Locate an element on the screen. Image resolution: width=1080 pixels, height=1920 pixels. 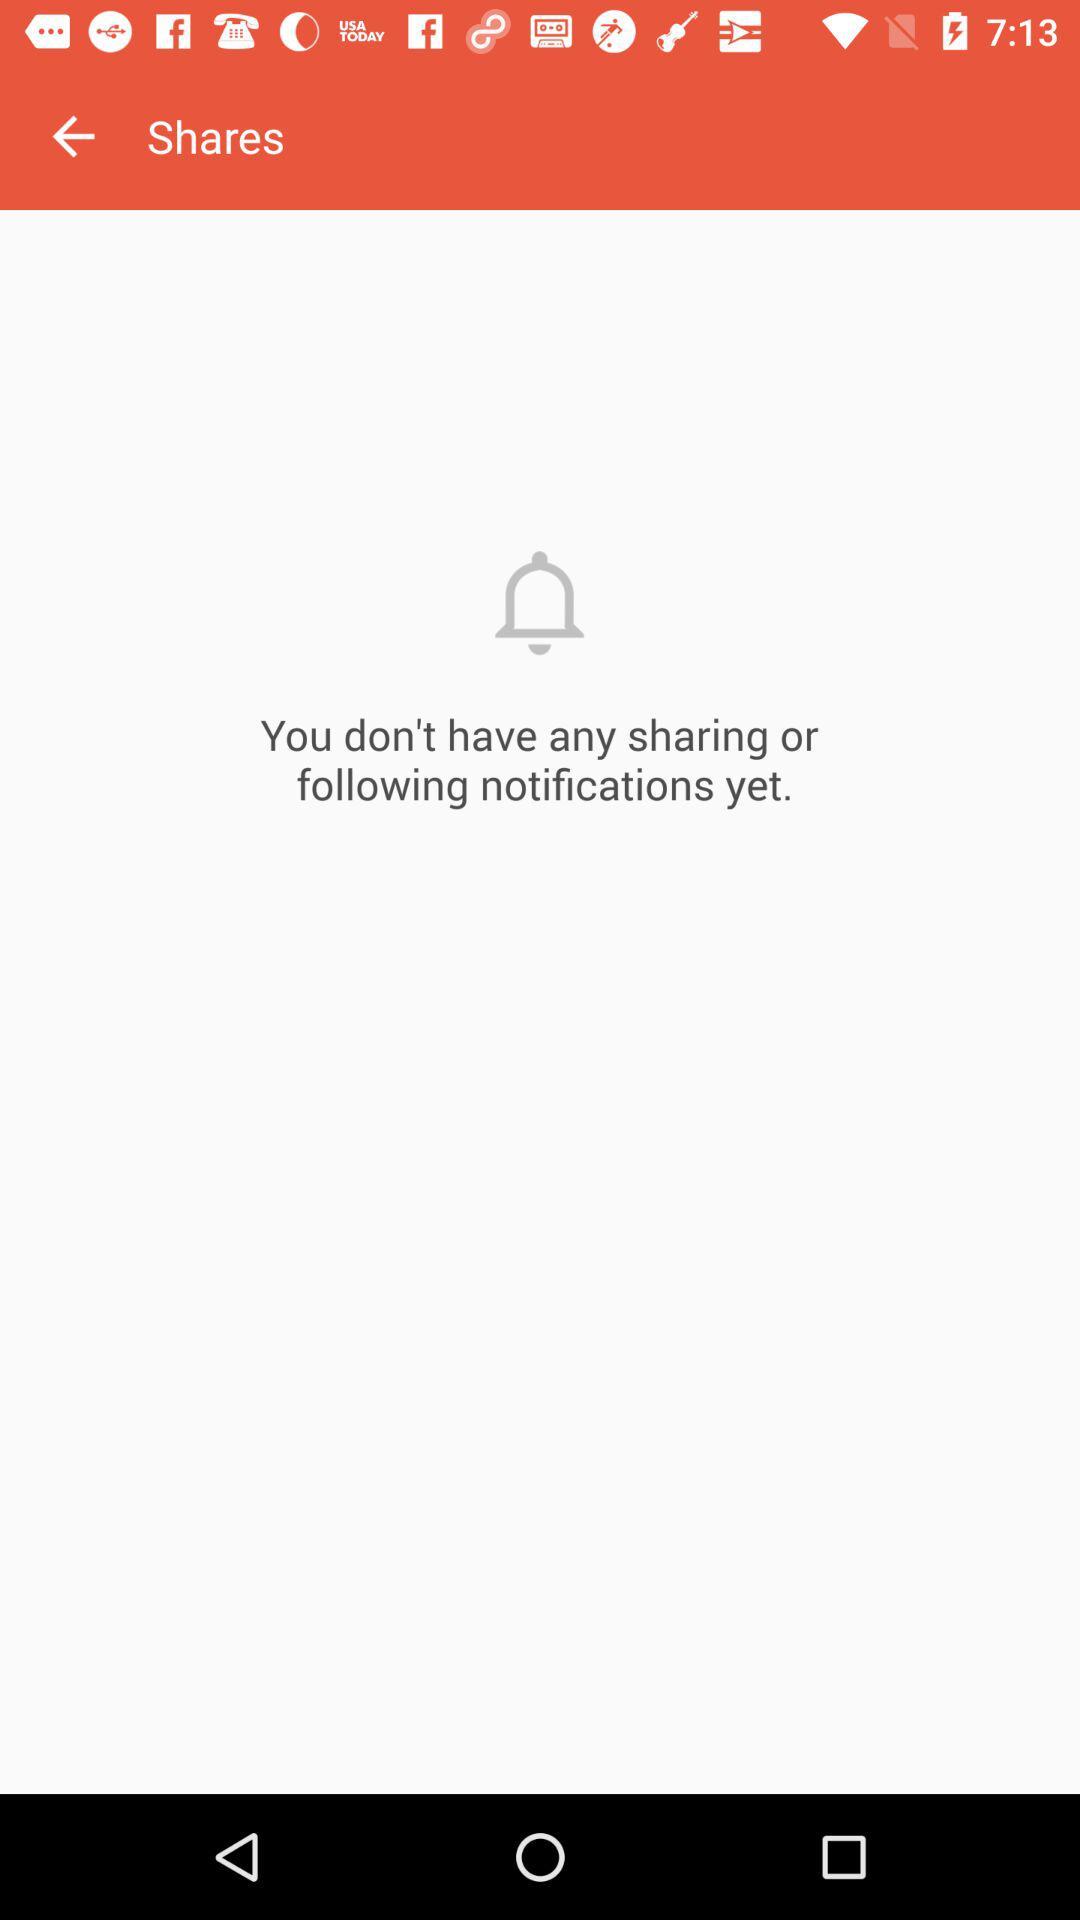
shares icon is located at coordinates (612, 135).